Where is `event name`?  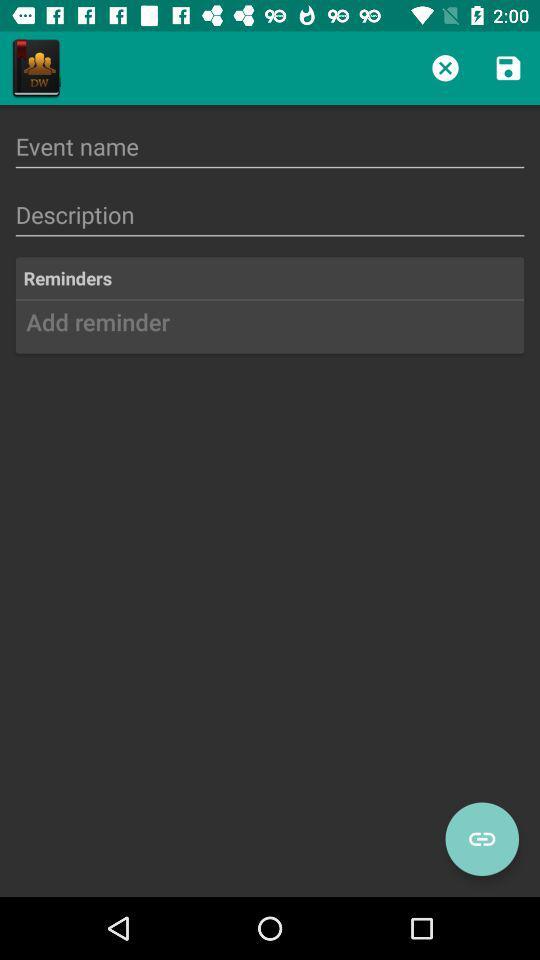 event name is located at coordinates (270, 145).